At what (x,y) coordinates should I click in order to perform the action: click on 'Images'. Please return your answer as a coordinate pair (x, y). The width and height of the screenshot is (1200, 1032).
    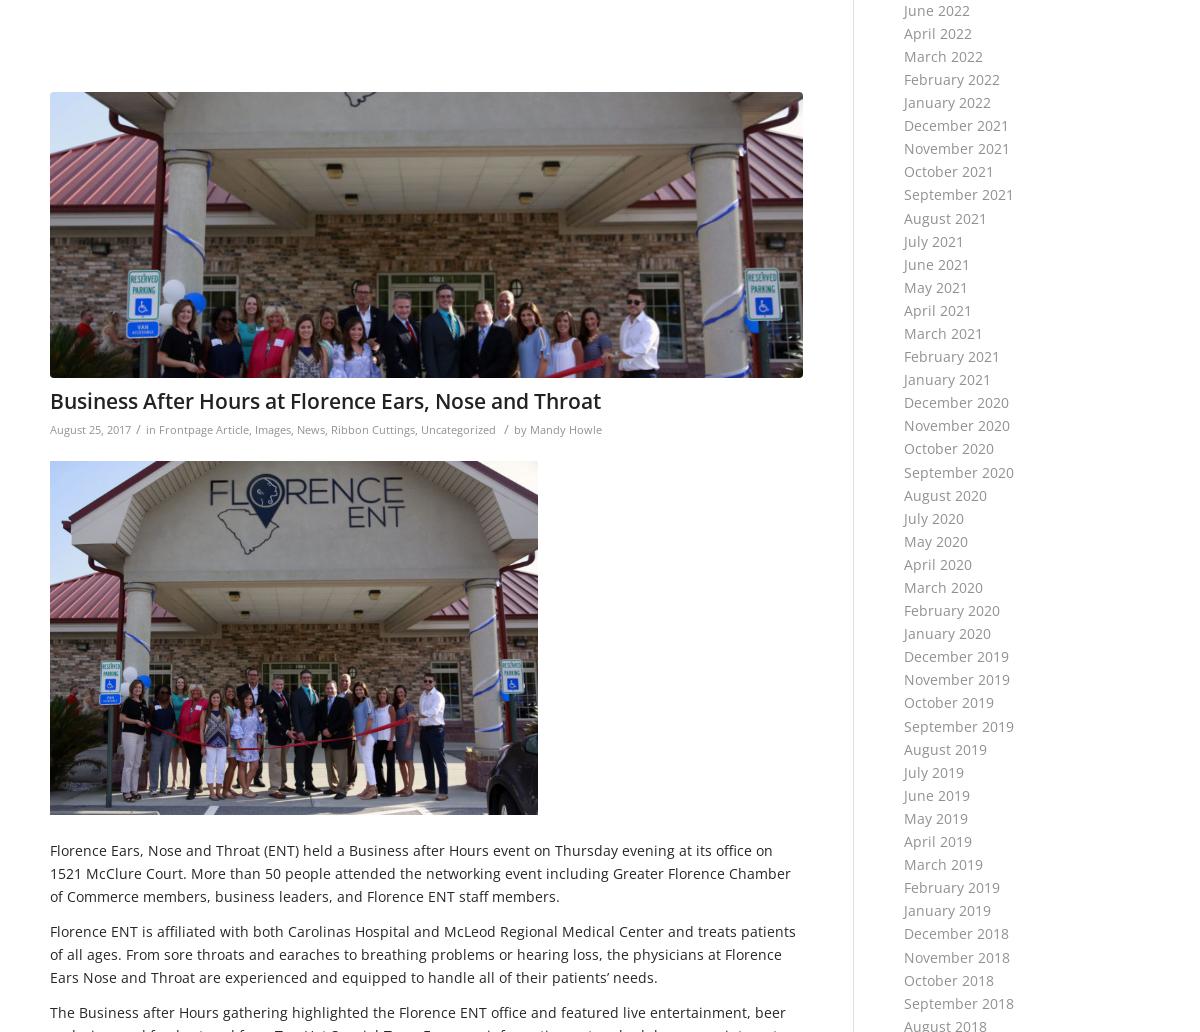
    Looking at the image, I should click on (272, 428).